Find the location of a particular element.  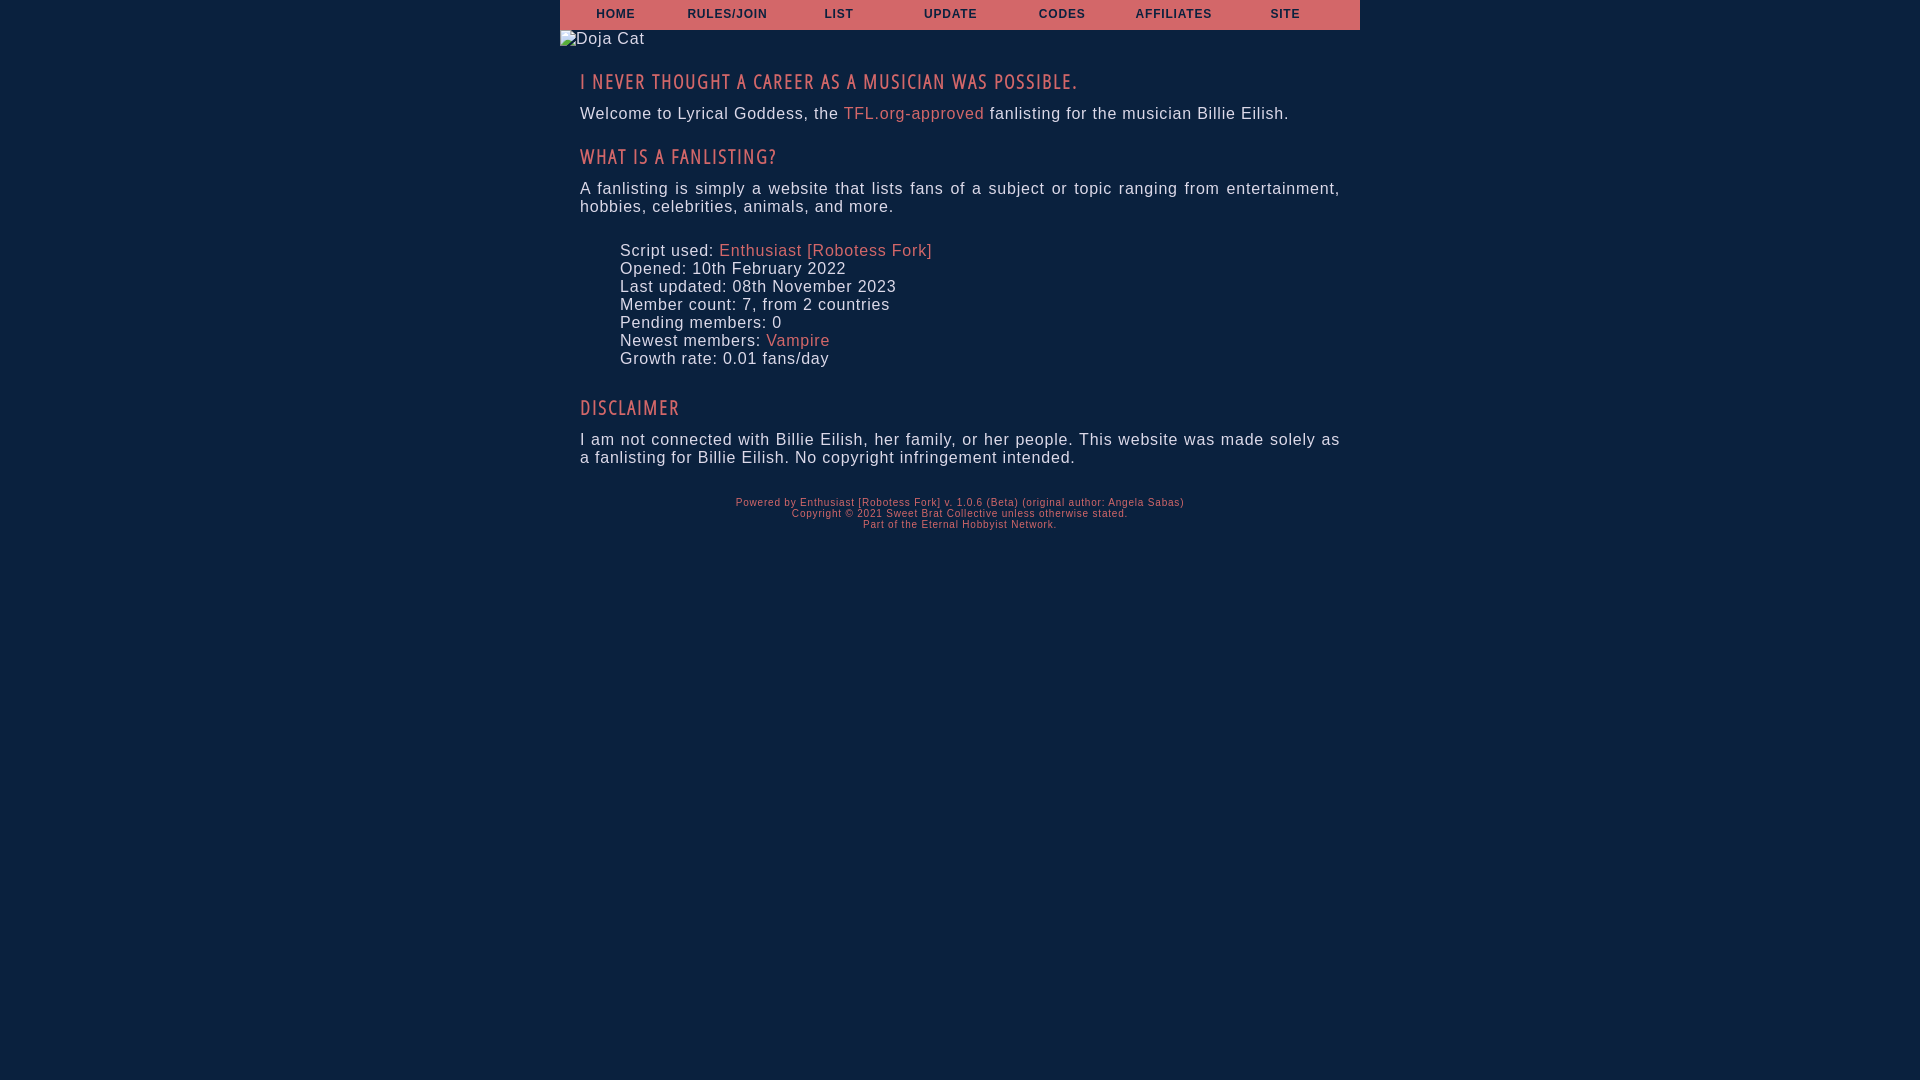

'SITE' is located at coordinates (1285, 14).